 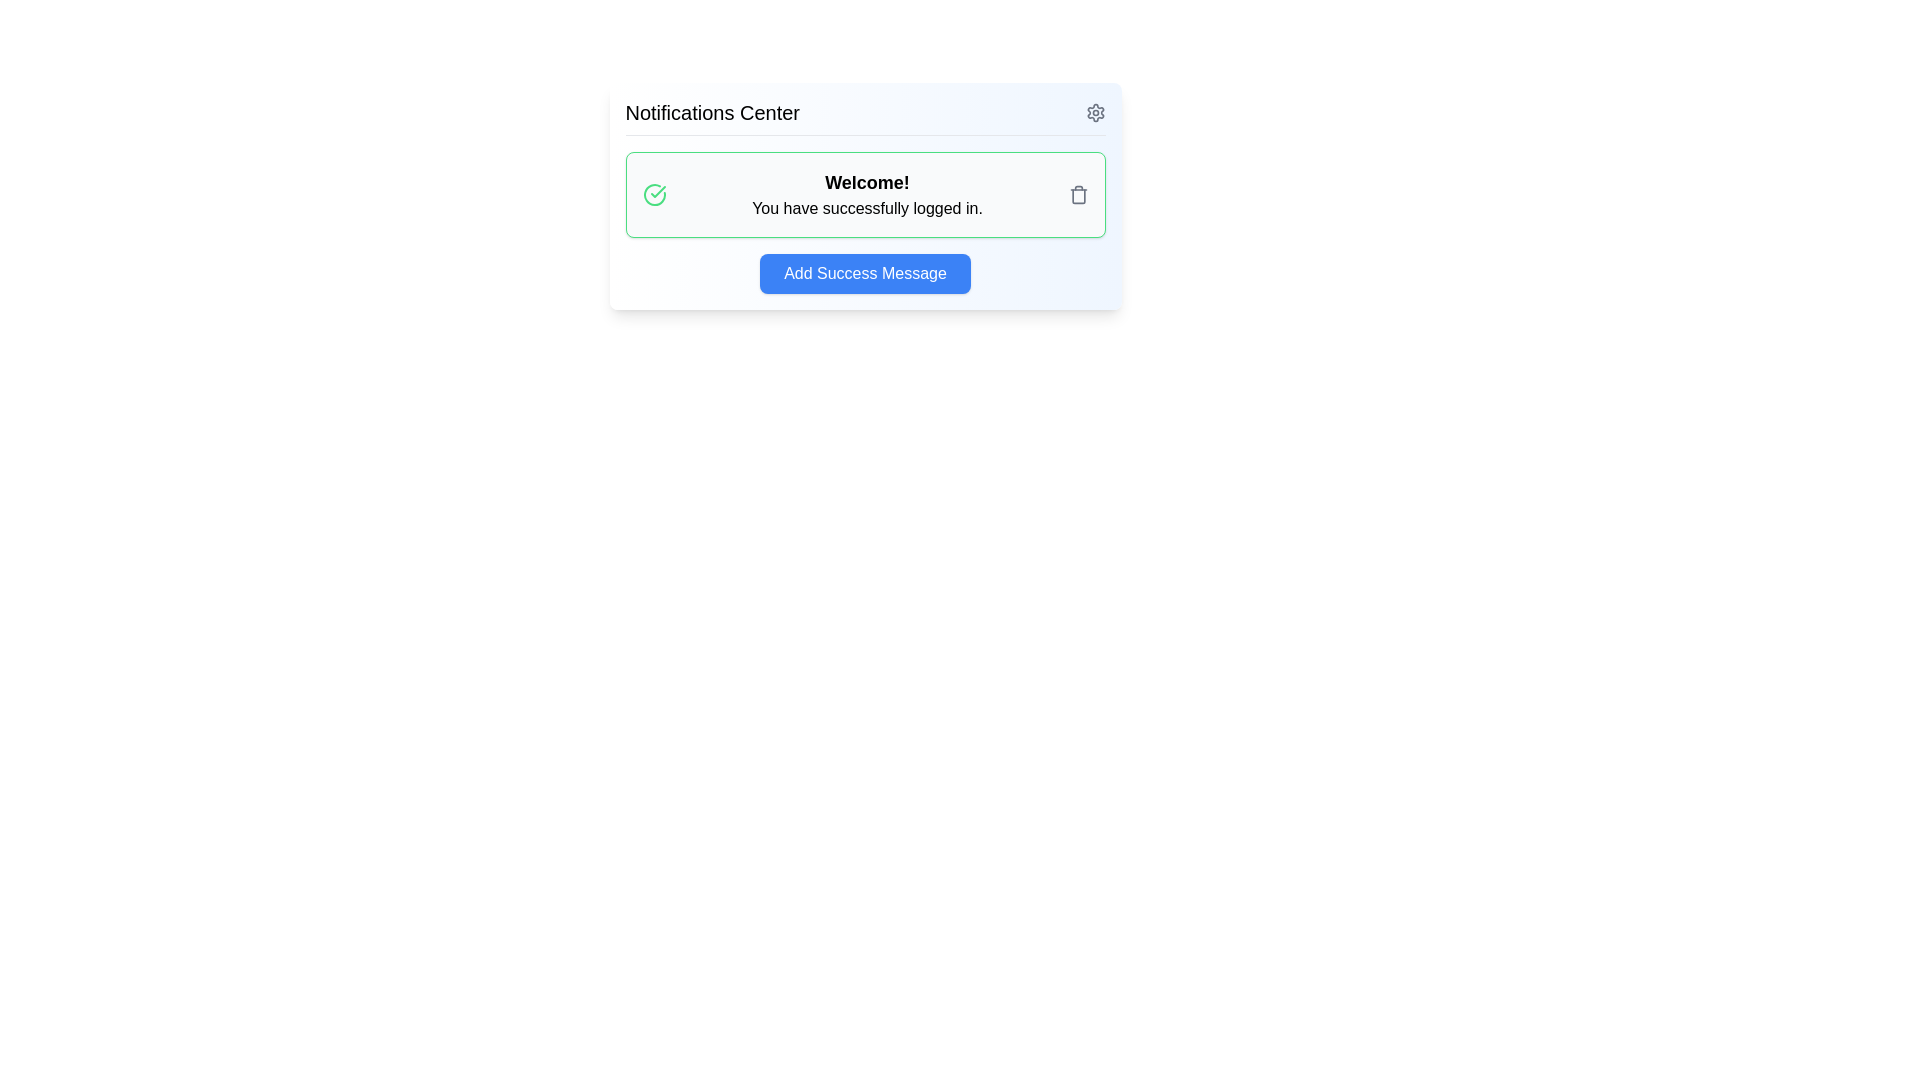 What do you see at coordinates (1077, 195) in the screenshot?
I see `the interactive icon located at the far right of the notification message` at bounding box center [1077, 195].